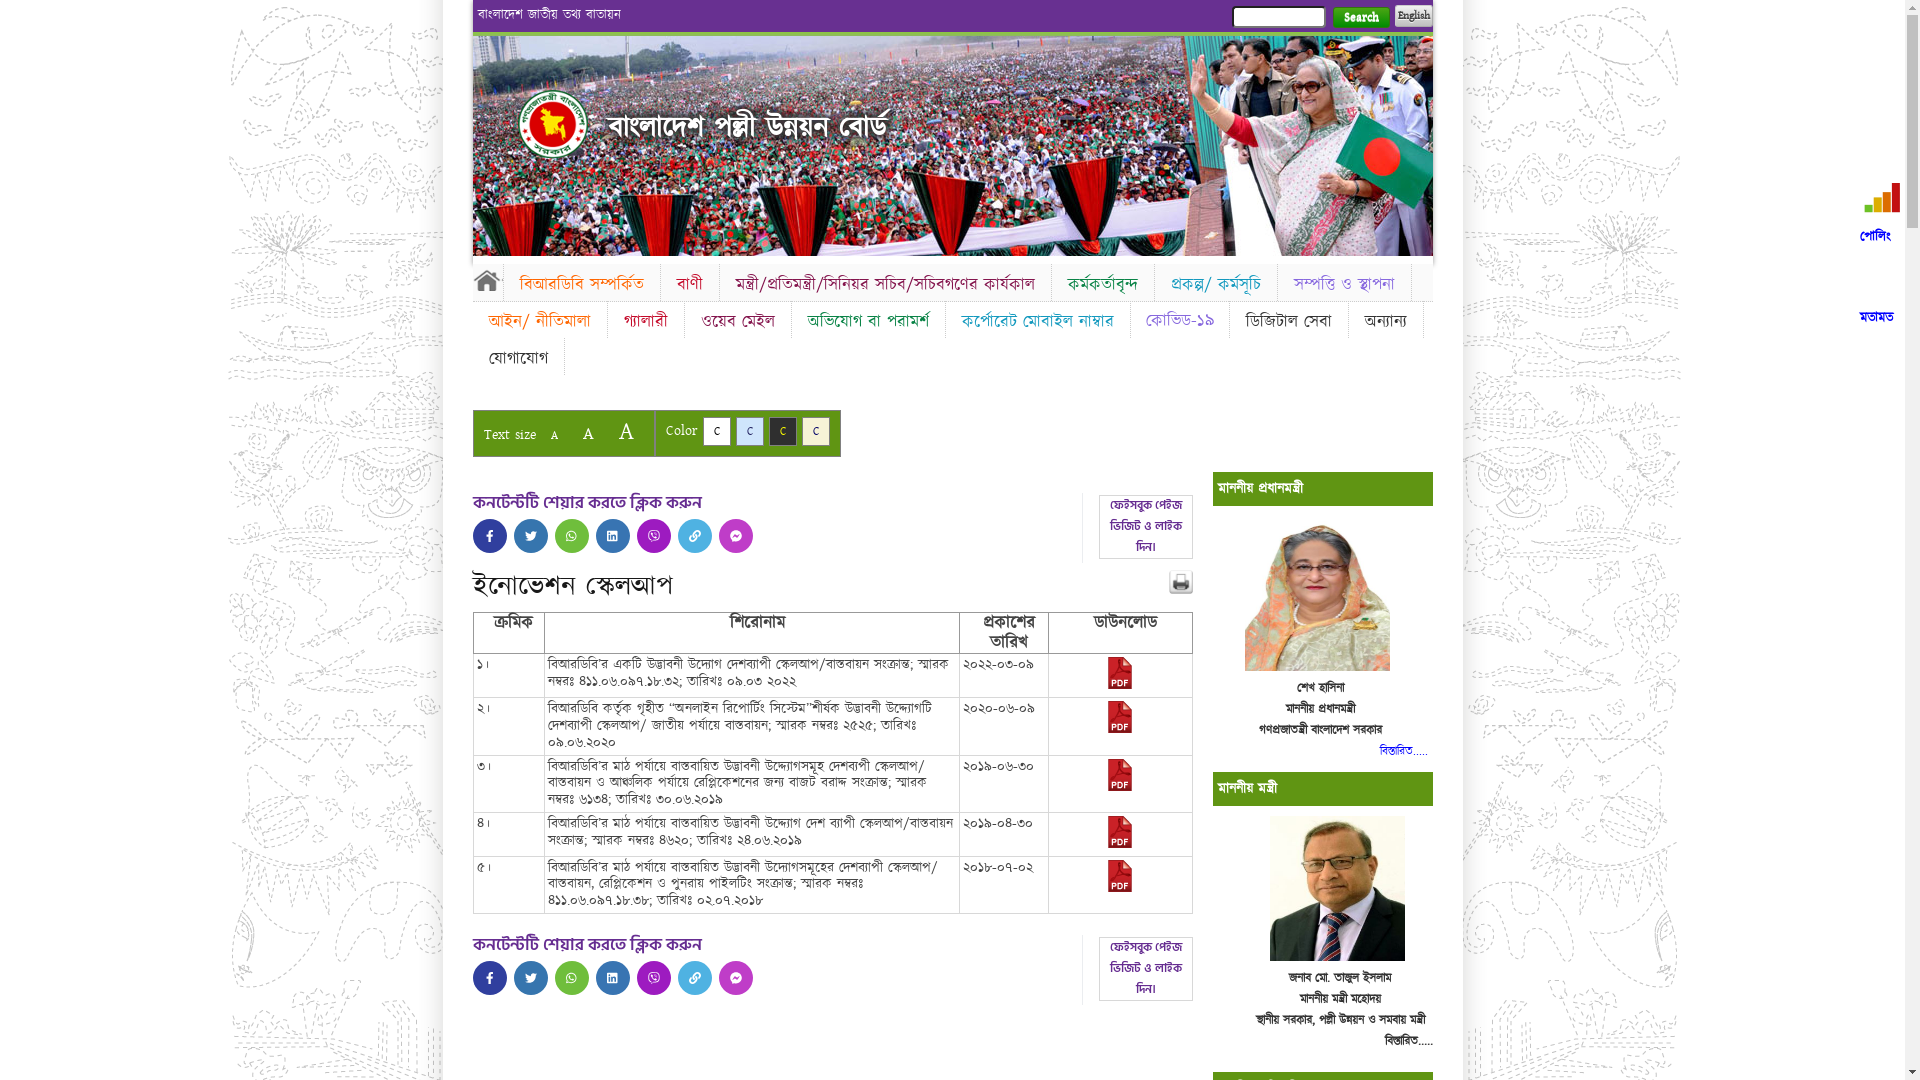 The width and height of the screenshot is (1920, 1080). Describe the element at coordinates (1411, 15) in the screenshot. I see `'English'` at that location.